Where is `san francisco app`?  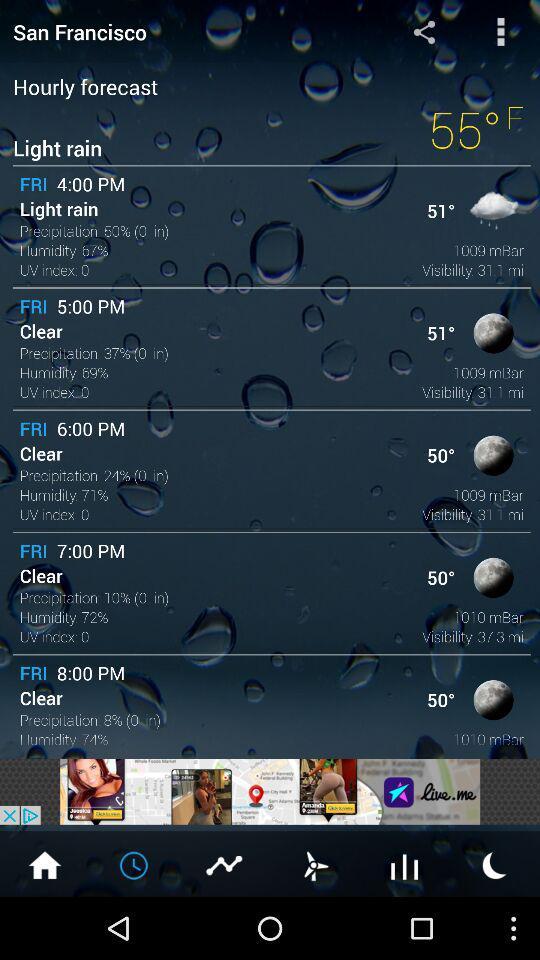 san francisco app is located at coordinates (179, 30).